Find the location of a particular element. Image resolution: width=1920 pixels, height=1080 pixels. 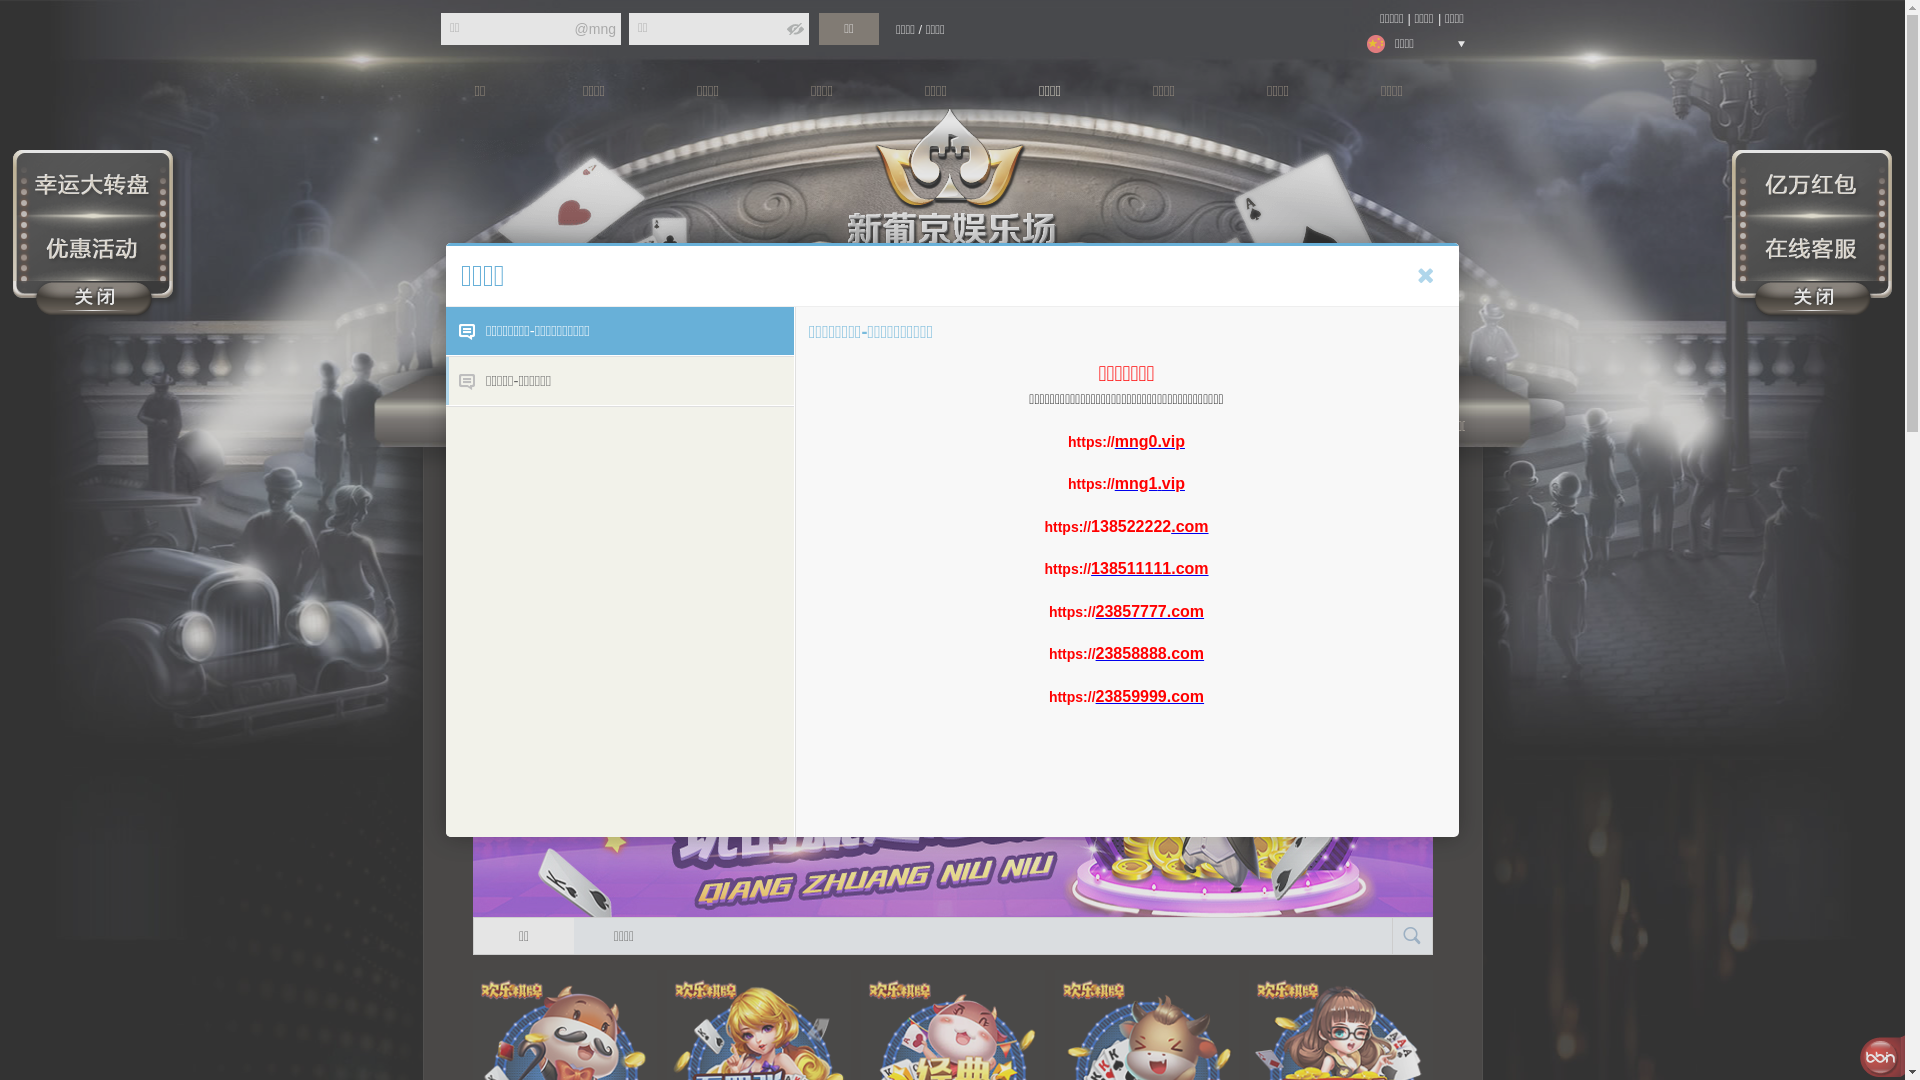

'23857777.com' is located at coordinates (1150, 609).